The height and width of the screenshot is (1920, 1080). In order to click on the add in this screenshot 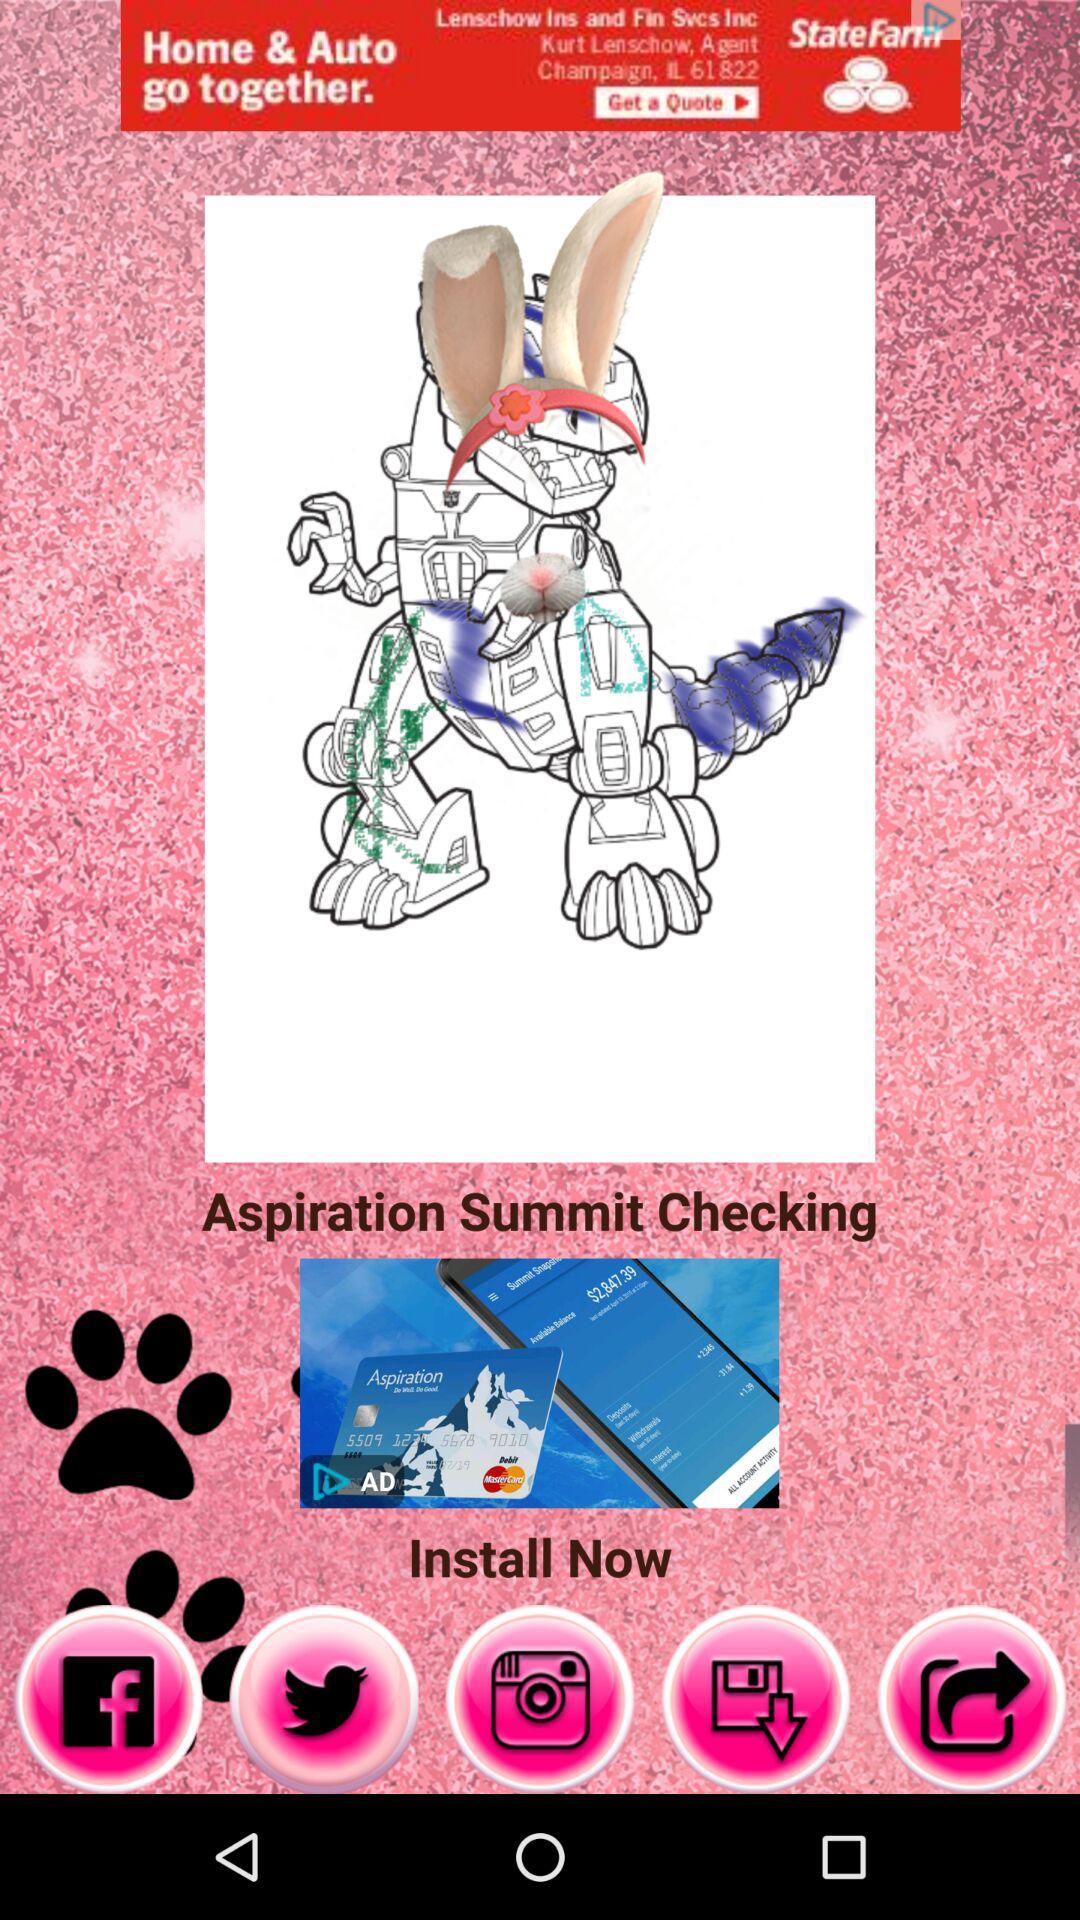, I will do `click(540, 65)`.